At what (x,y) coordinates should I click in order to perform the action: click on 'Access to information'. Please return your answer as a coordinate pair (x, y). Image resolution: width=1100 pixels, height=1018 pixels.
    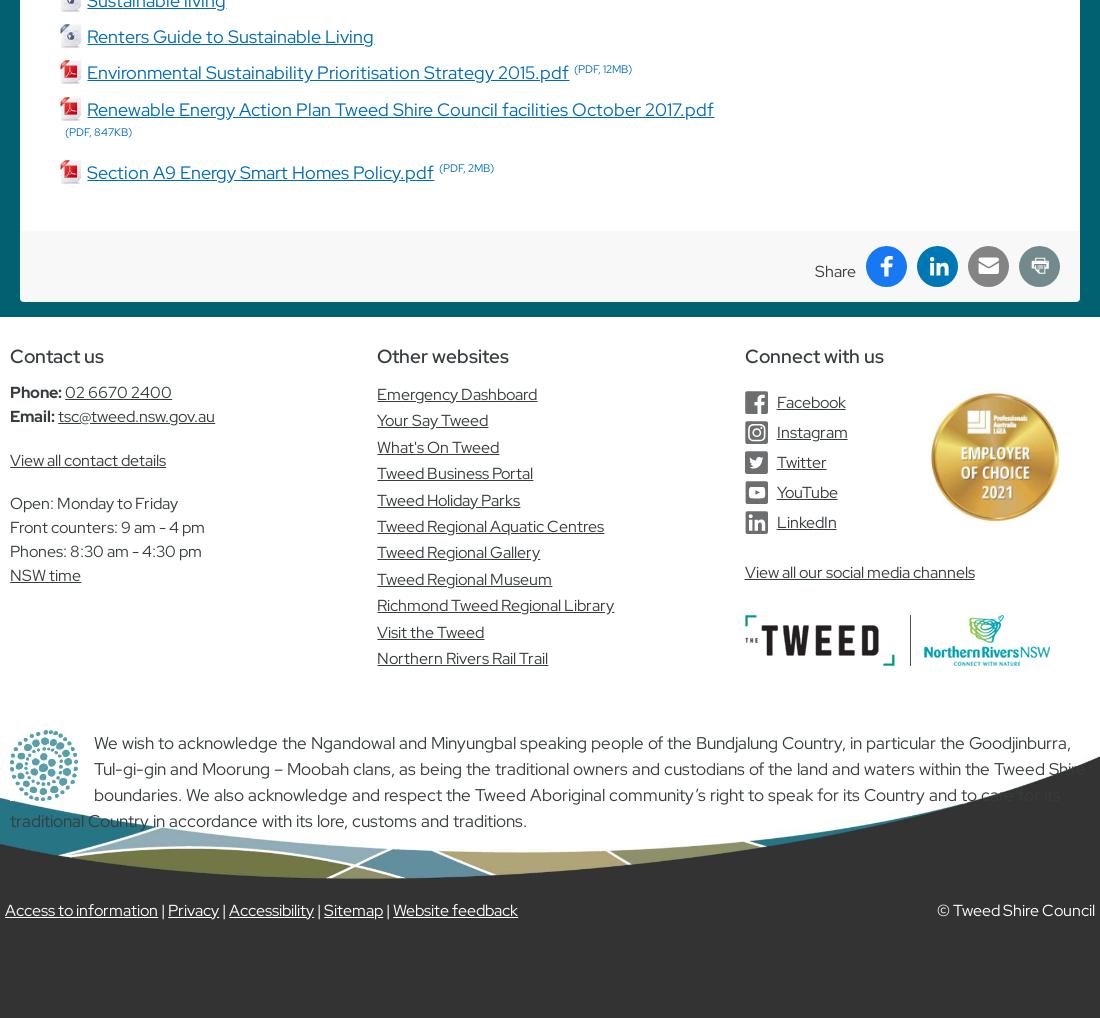
    Looking at the image, I should click on (81, 910).